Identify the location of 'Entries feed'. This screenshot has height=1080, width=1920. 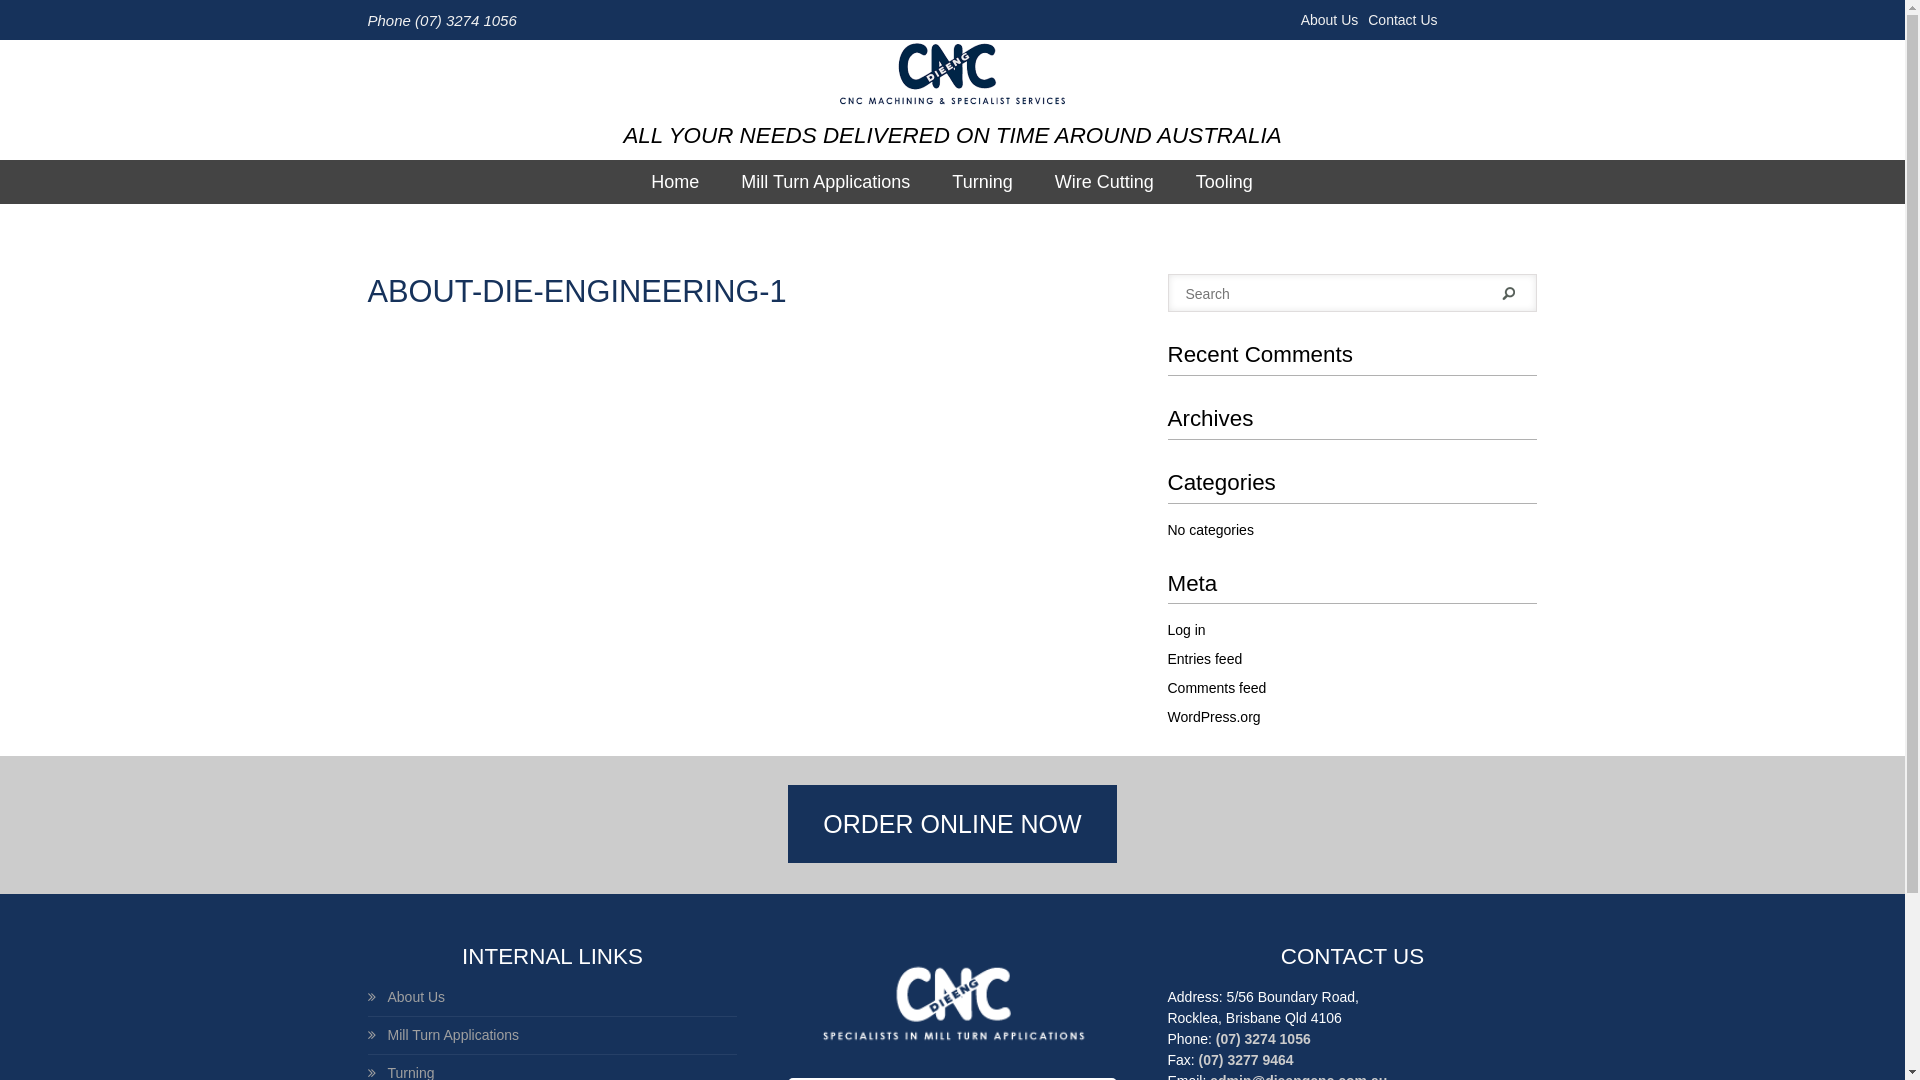
(1167, 659).